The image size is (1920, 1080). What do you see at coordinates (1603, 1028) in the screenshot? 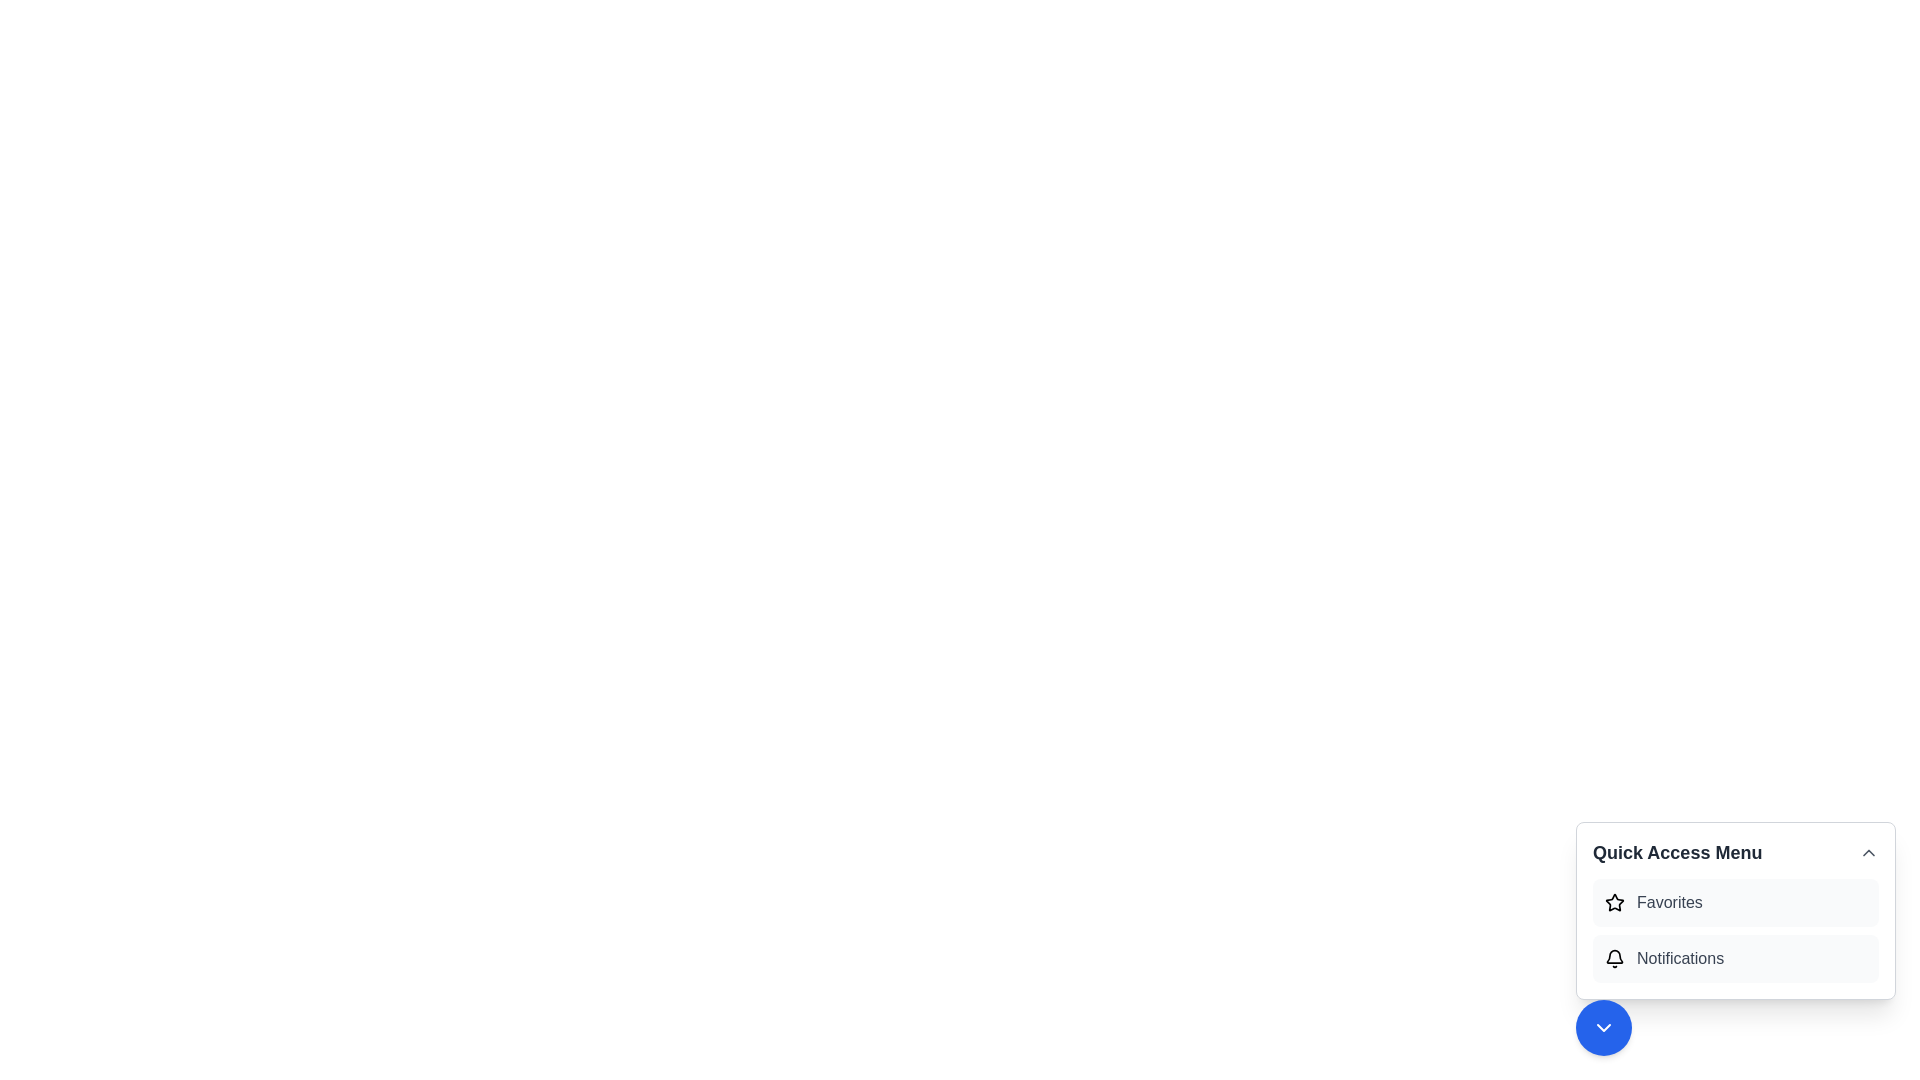
I see `the toggle button for the 'Quick Access Menu' panel` at bounding box center [1603, 1028].